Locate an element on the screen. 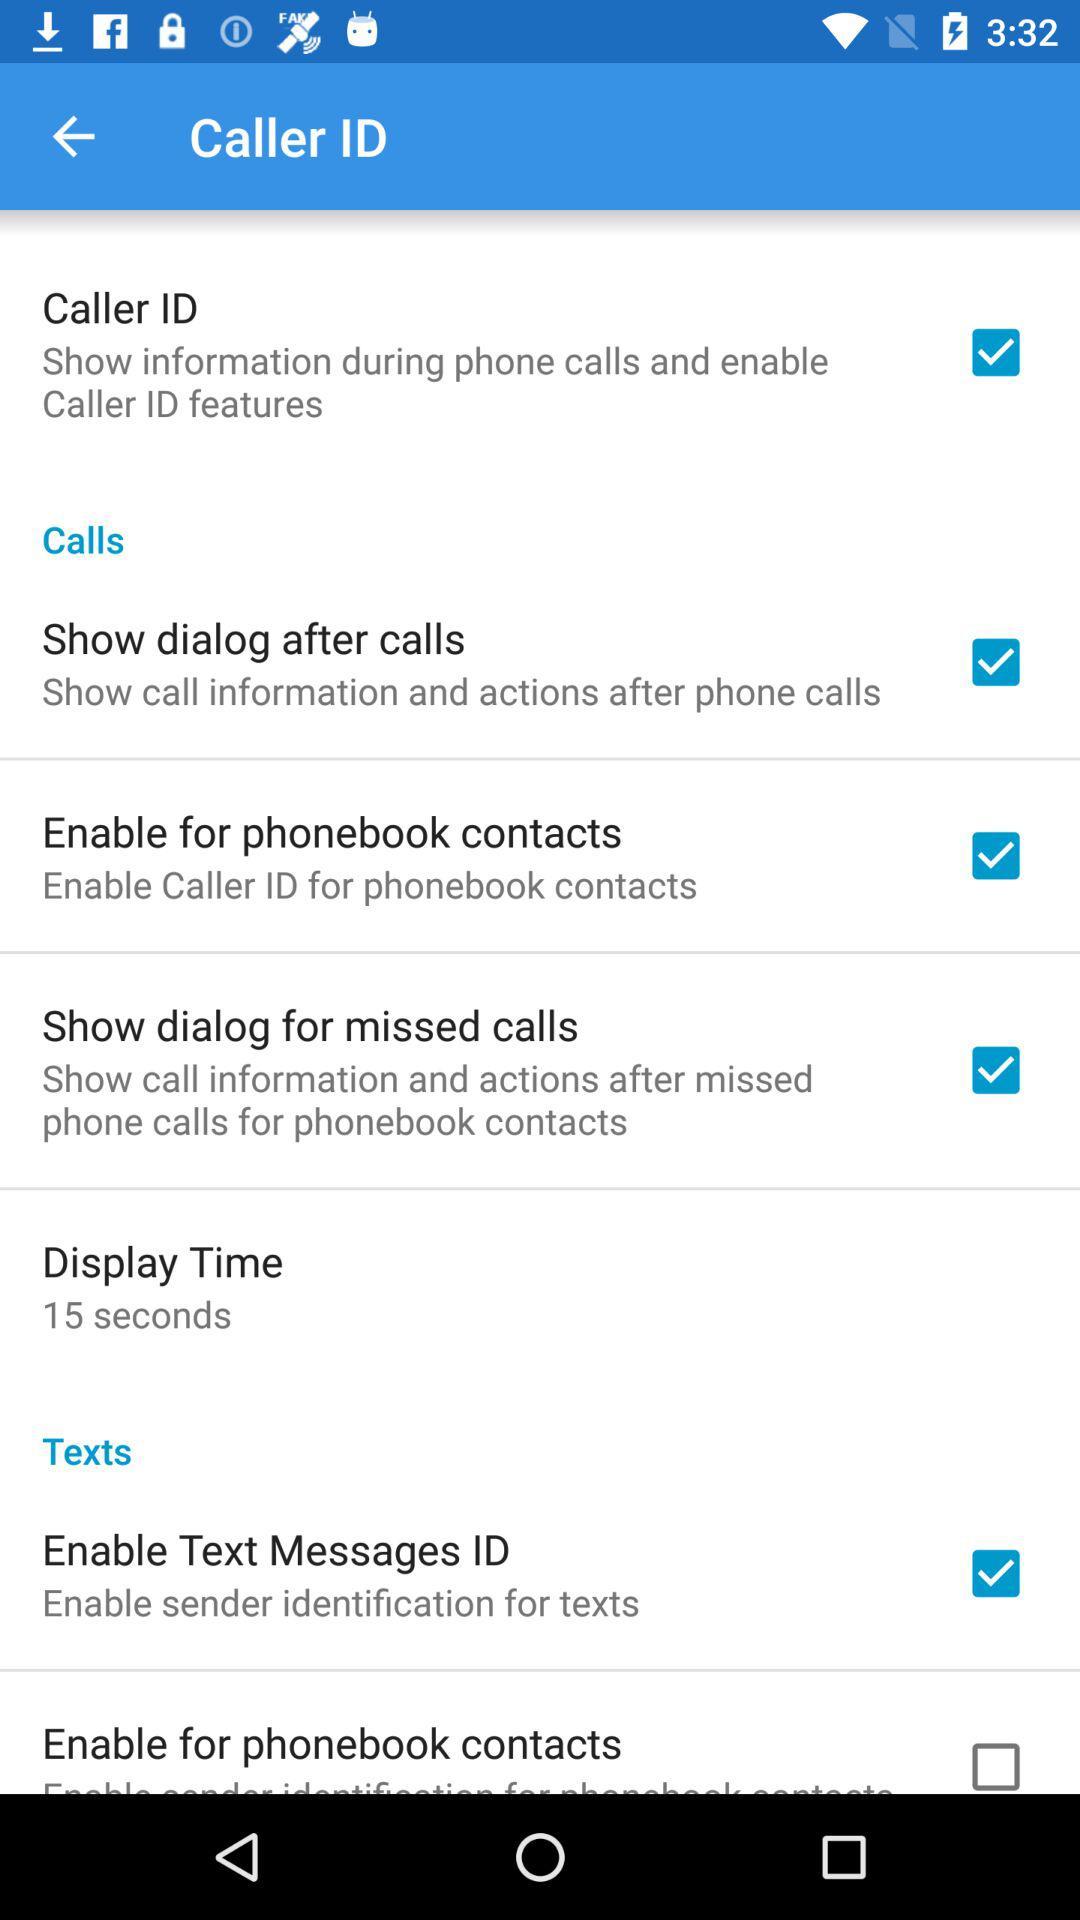 This screenshot has height=1920, width=1080. item below the texts item is located at coordinates (276, 1547).